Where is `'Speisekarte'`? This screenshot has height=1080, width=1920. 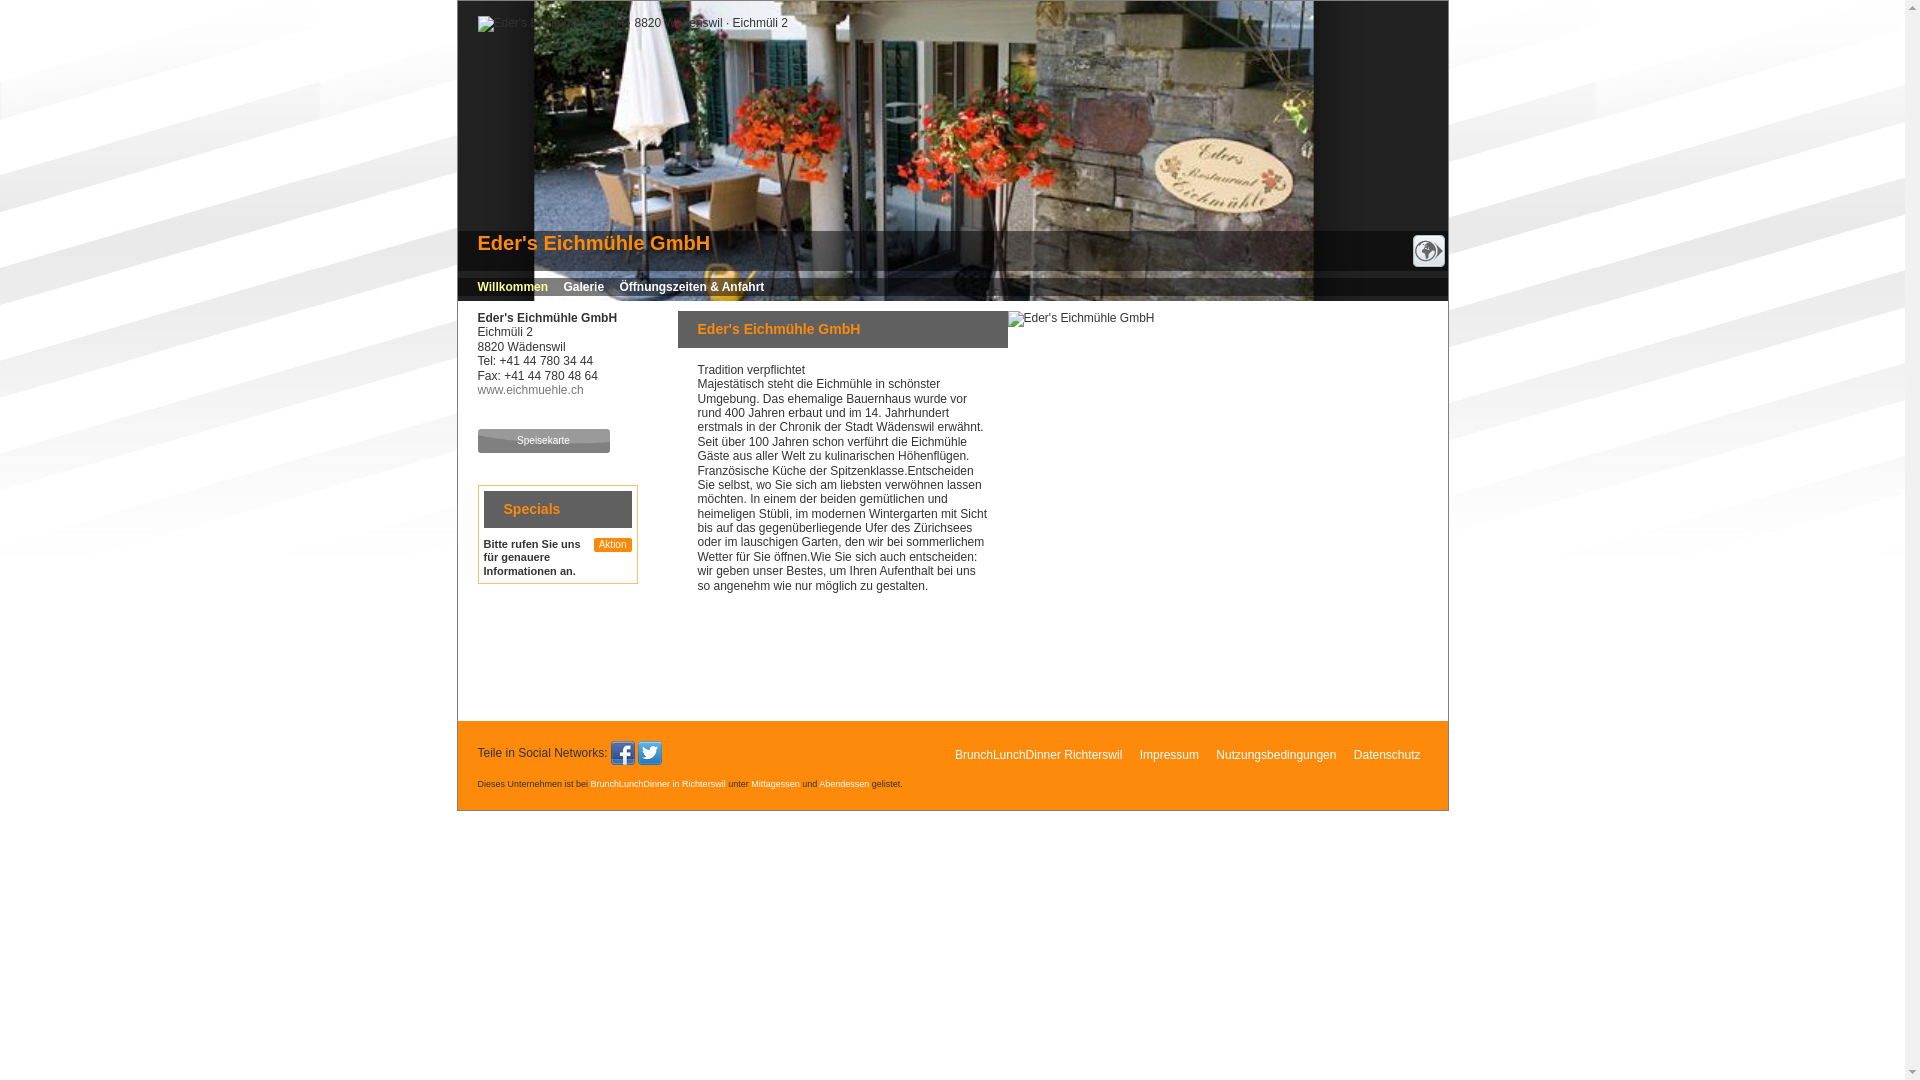
'Speisekarte' is located at coordinates (543, 439).